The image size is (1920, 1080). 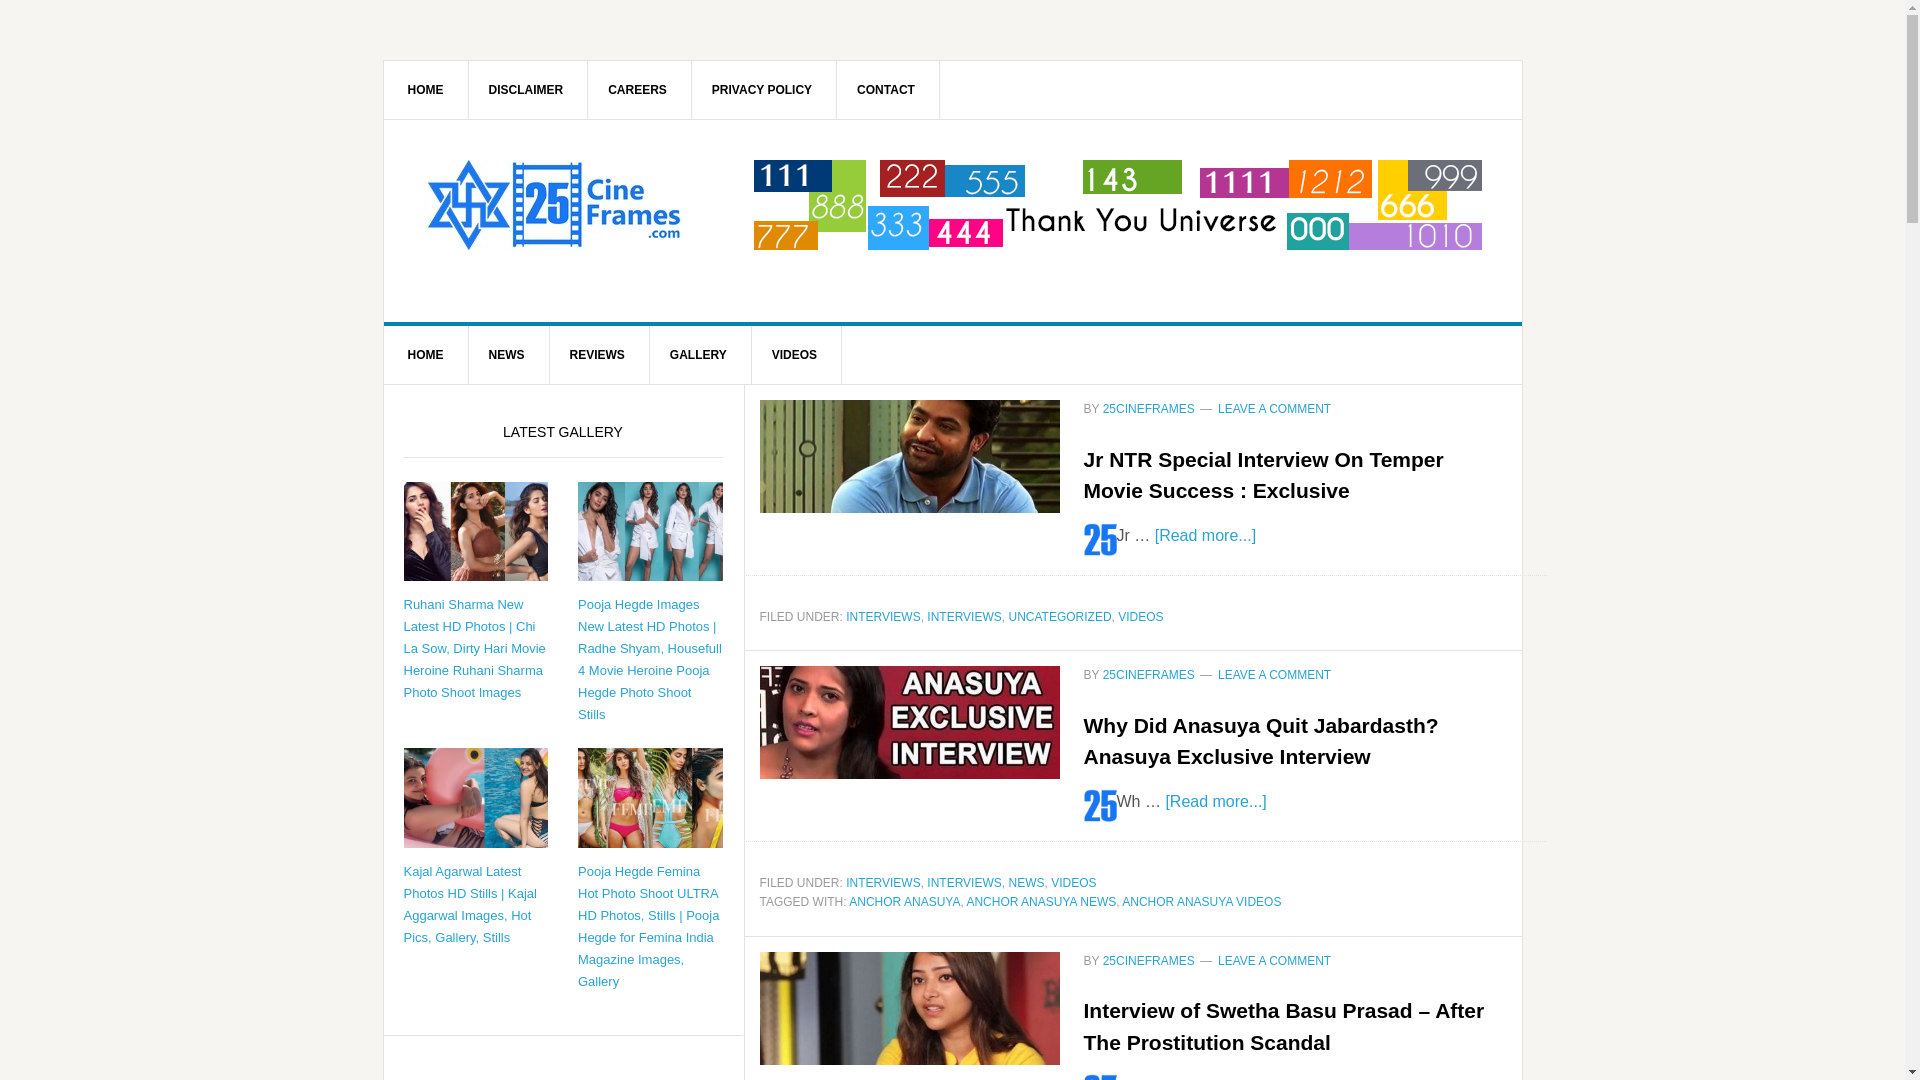 What do you see at coordinates (1200, 902) in the screenshot?
I see `'ANCHOR ANASUYA VIDEOS'` at bounding box center [1200, 902].